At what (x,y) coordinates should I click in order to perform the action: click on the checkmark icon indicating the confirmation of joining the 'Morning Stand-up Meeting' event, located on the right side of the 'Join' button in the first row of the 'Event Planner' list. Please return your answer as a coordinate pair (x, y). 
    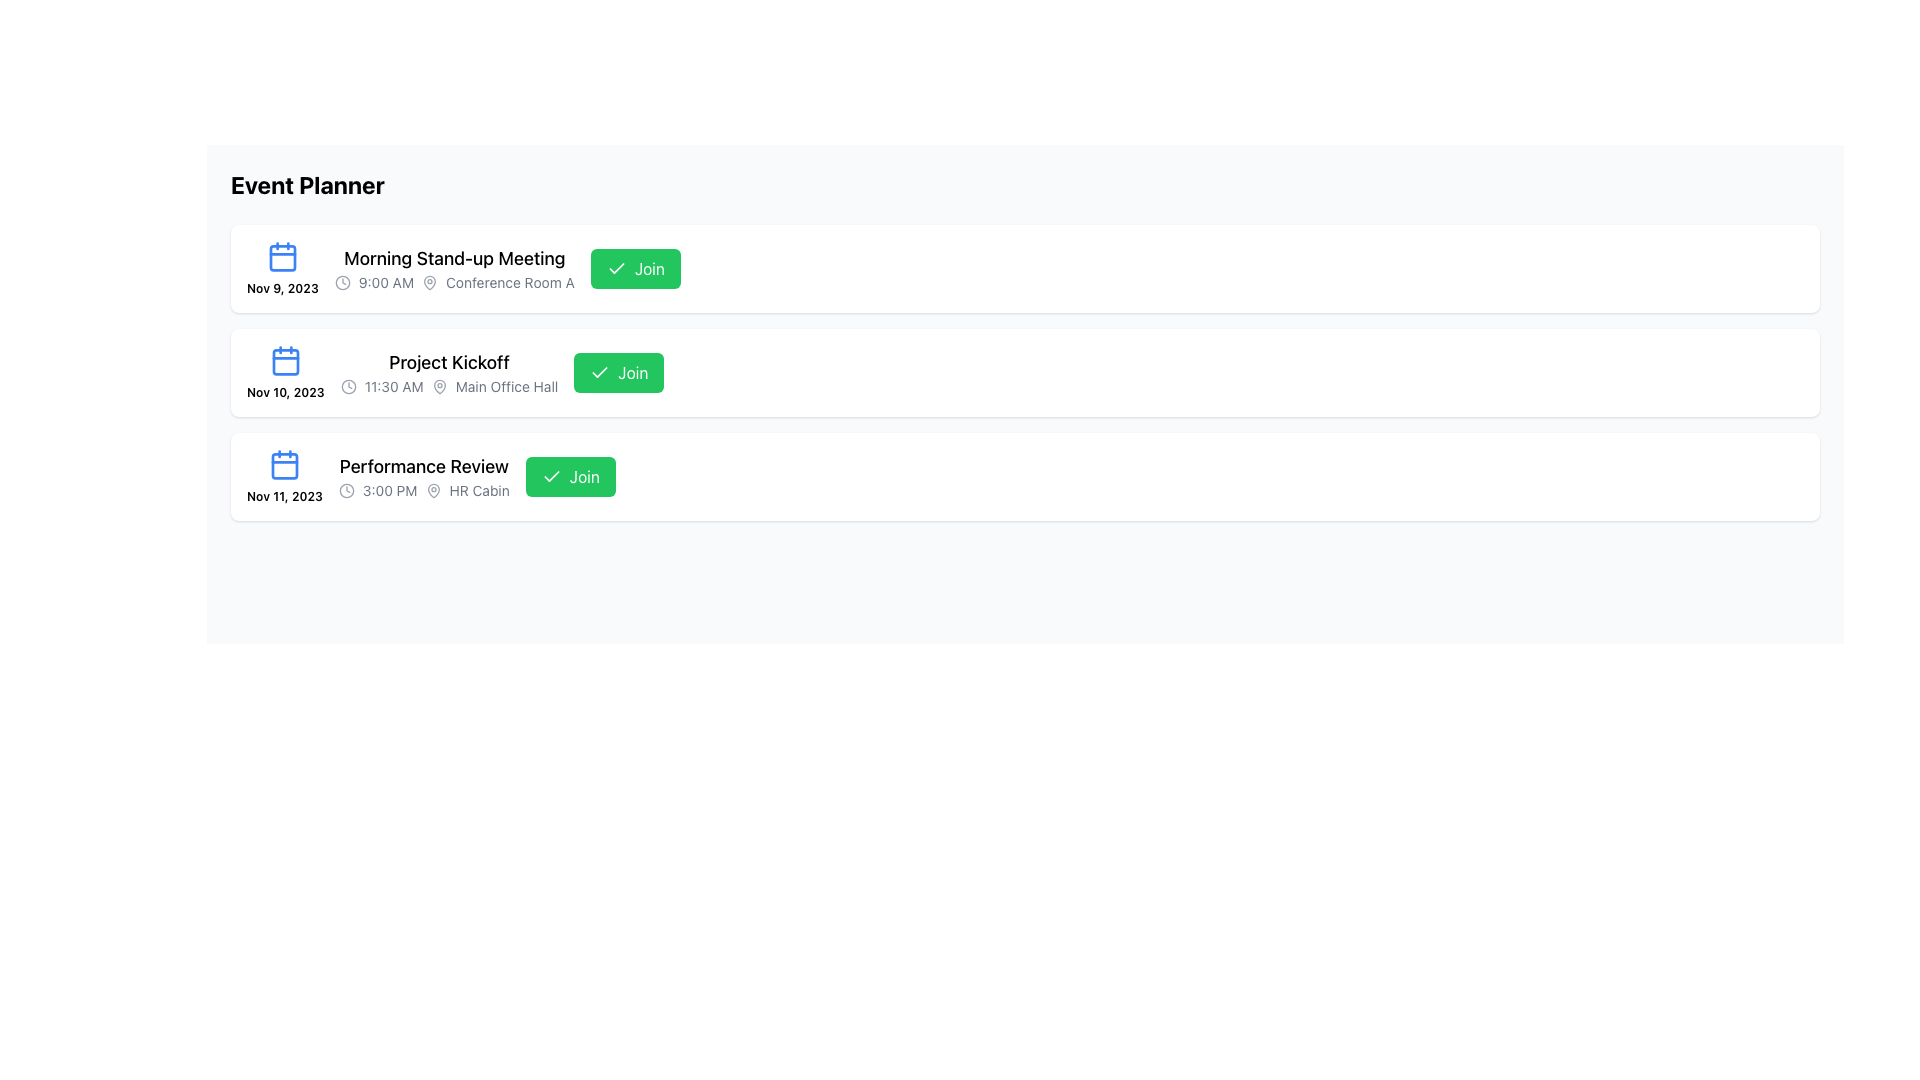
    Looking at the image, I should click on (615, 268).